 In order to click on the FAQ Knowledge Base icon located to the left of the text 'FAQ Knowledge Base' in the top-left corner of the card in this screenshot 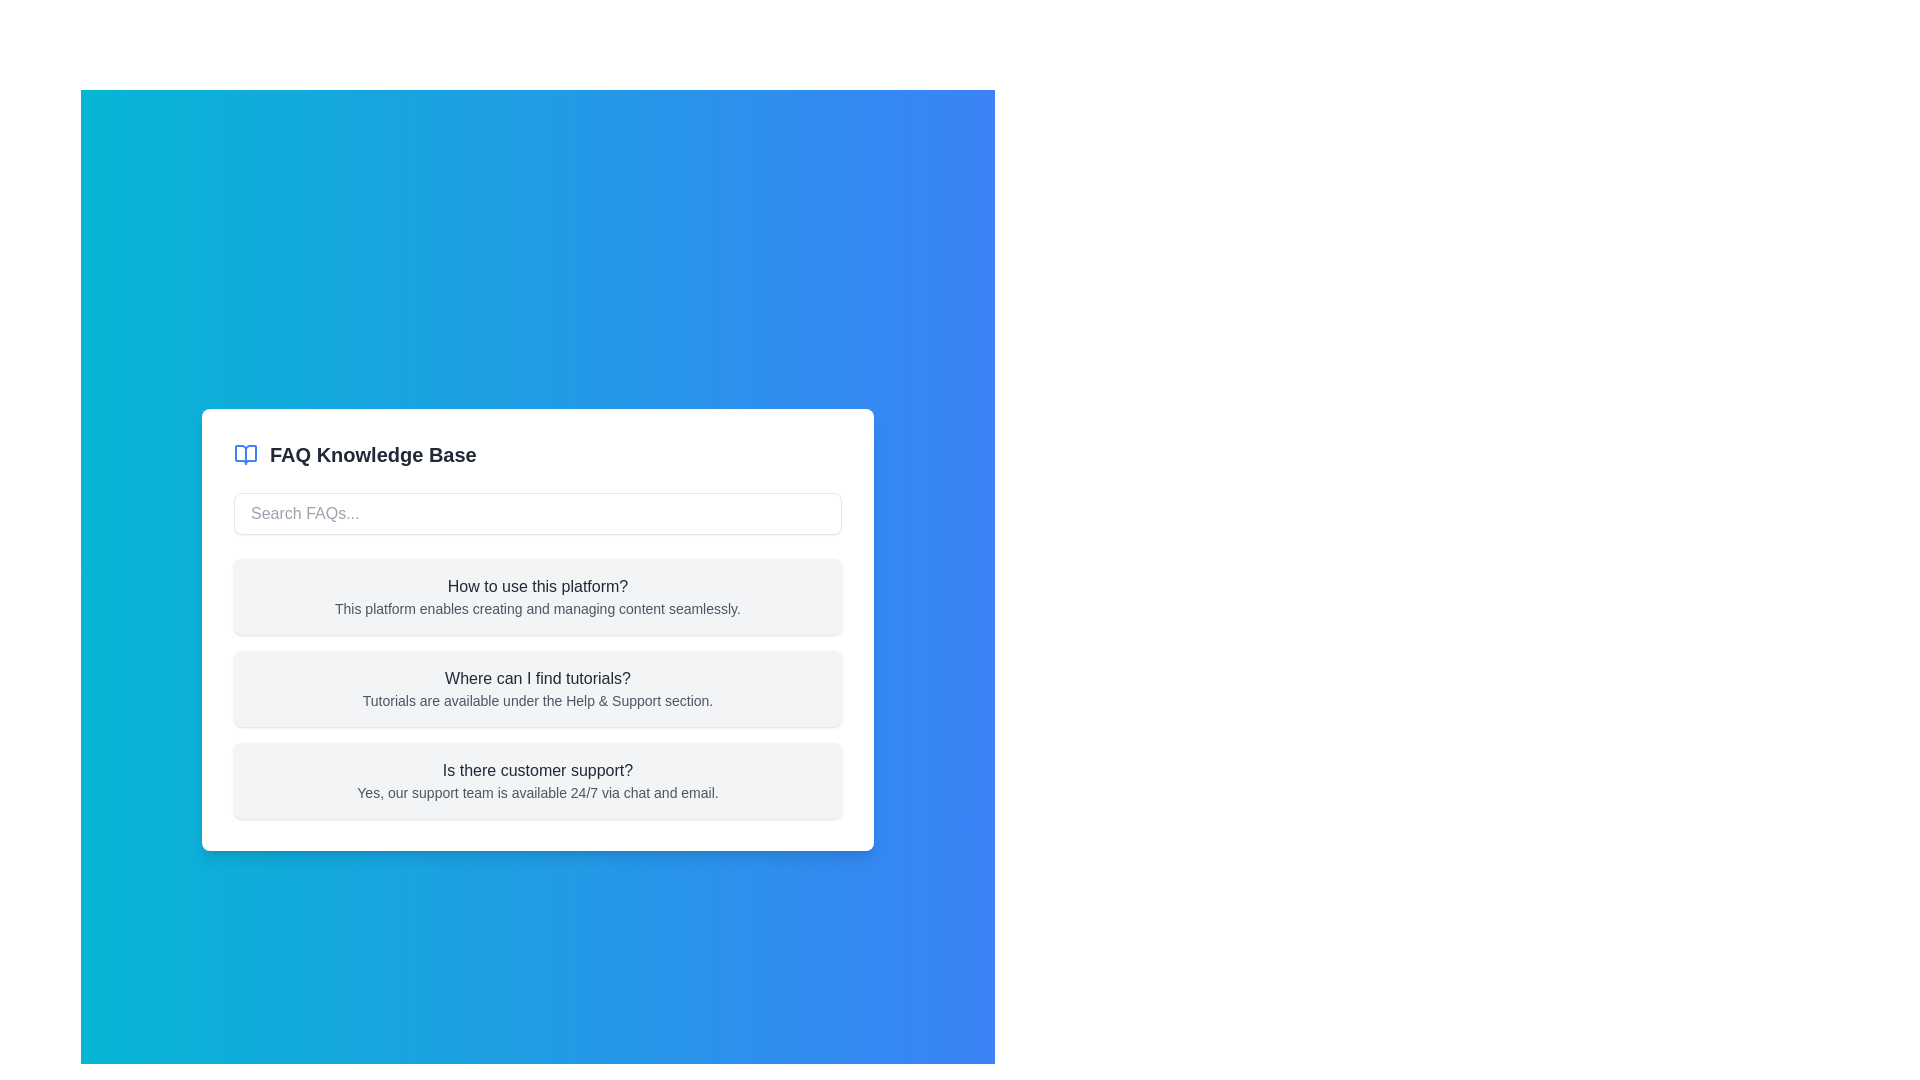, I will do `click(244, 455)`.